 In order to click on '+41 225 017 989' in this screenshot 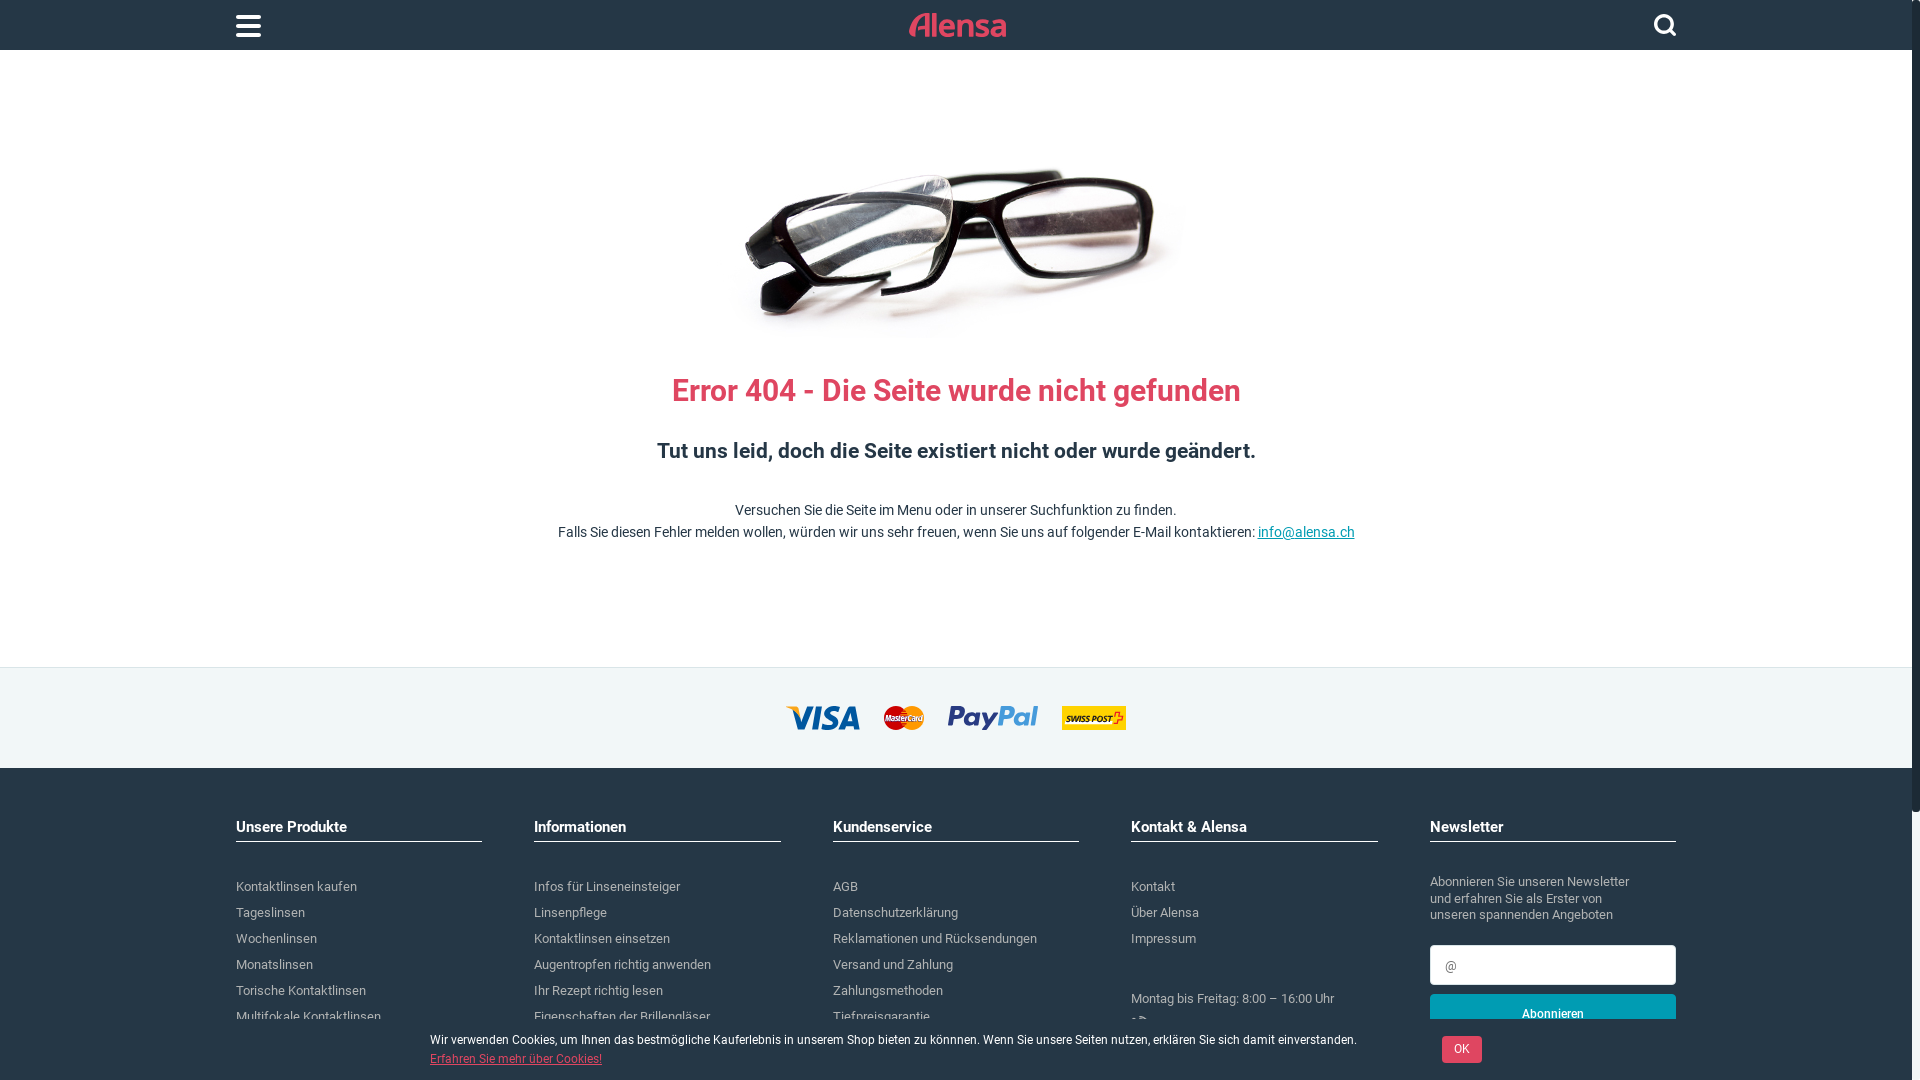, I will do `click(1252, 1025)`.